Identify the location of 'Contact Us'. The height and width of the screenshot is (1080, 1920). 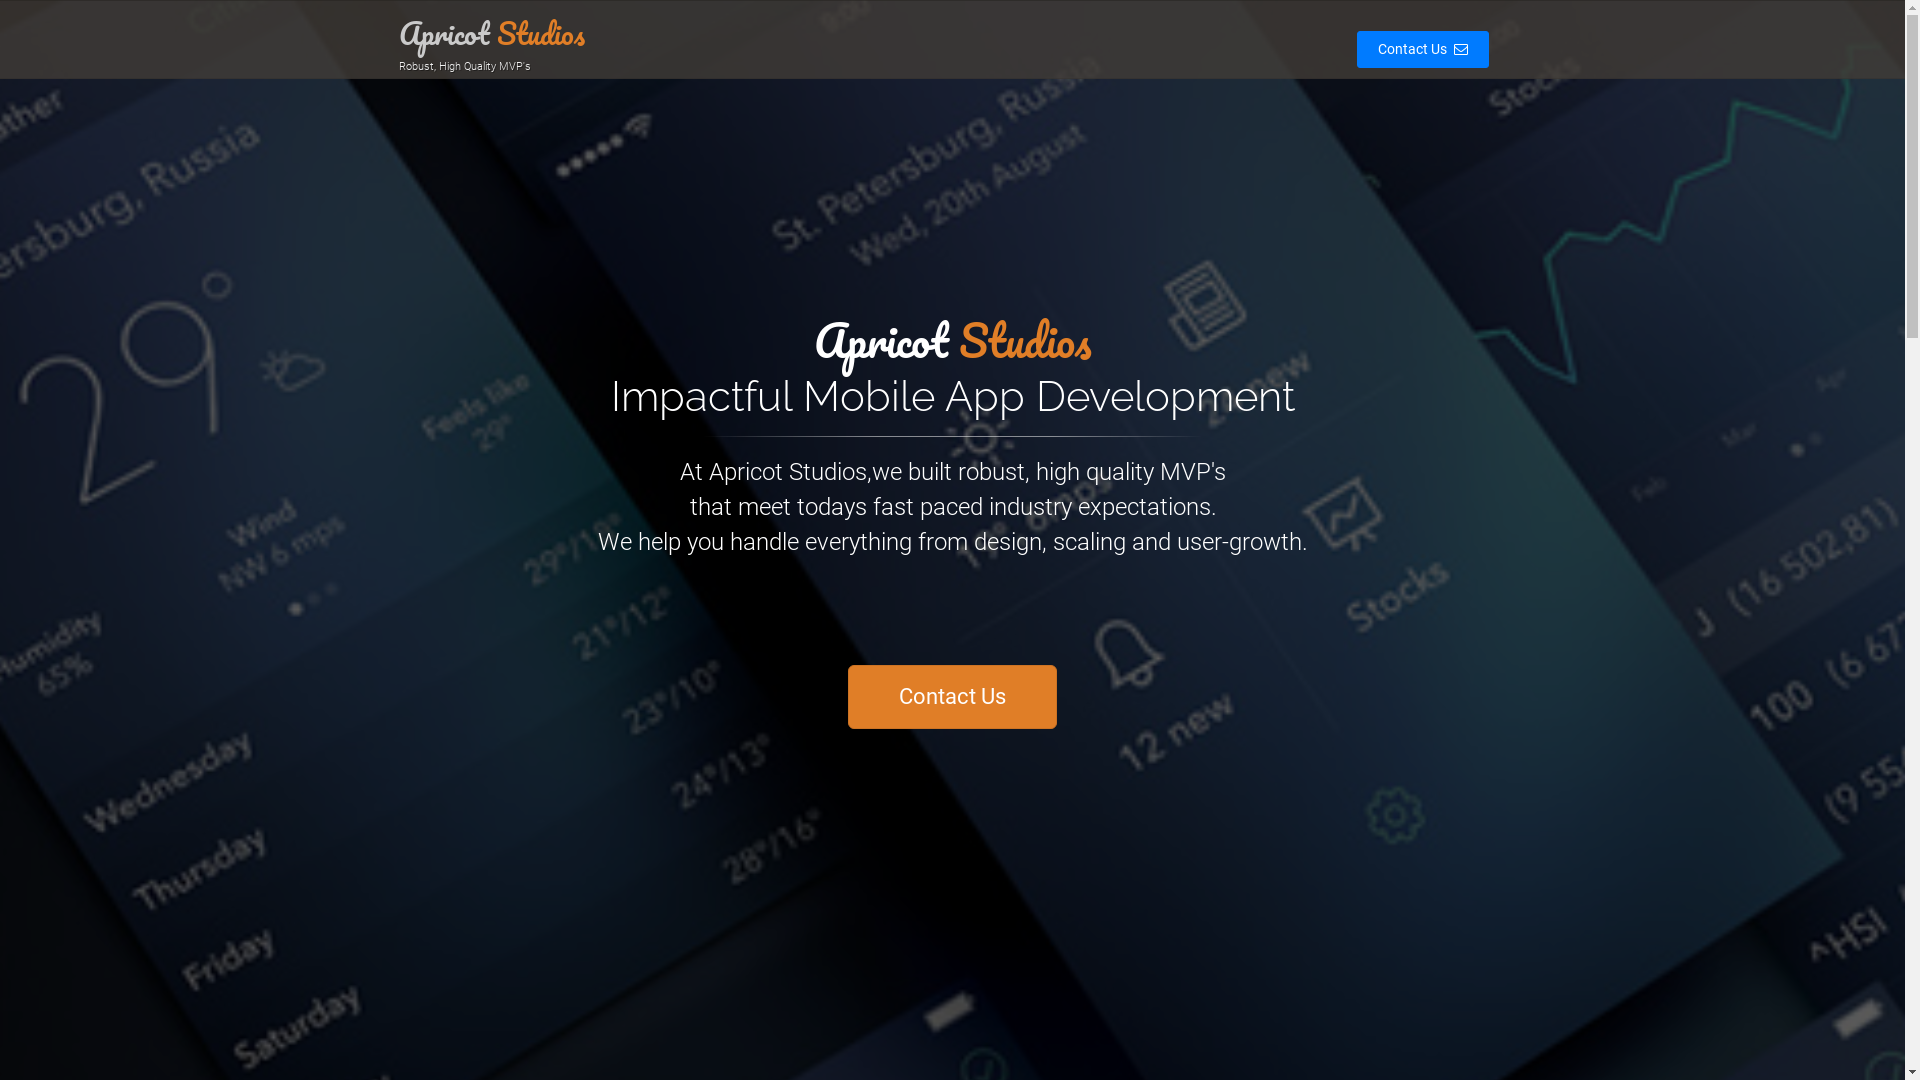
(1413, 48).